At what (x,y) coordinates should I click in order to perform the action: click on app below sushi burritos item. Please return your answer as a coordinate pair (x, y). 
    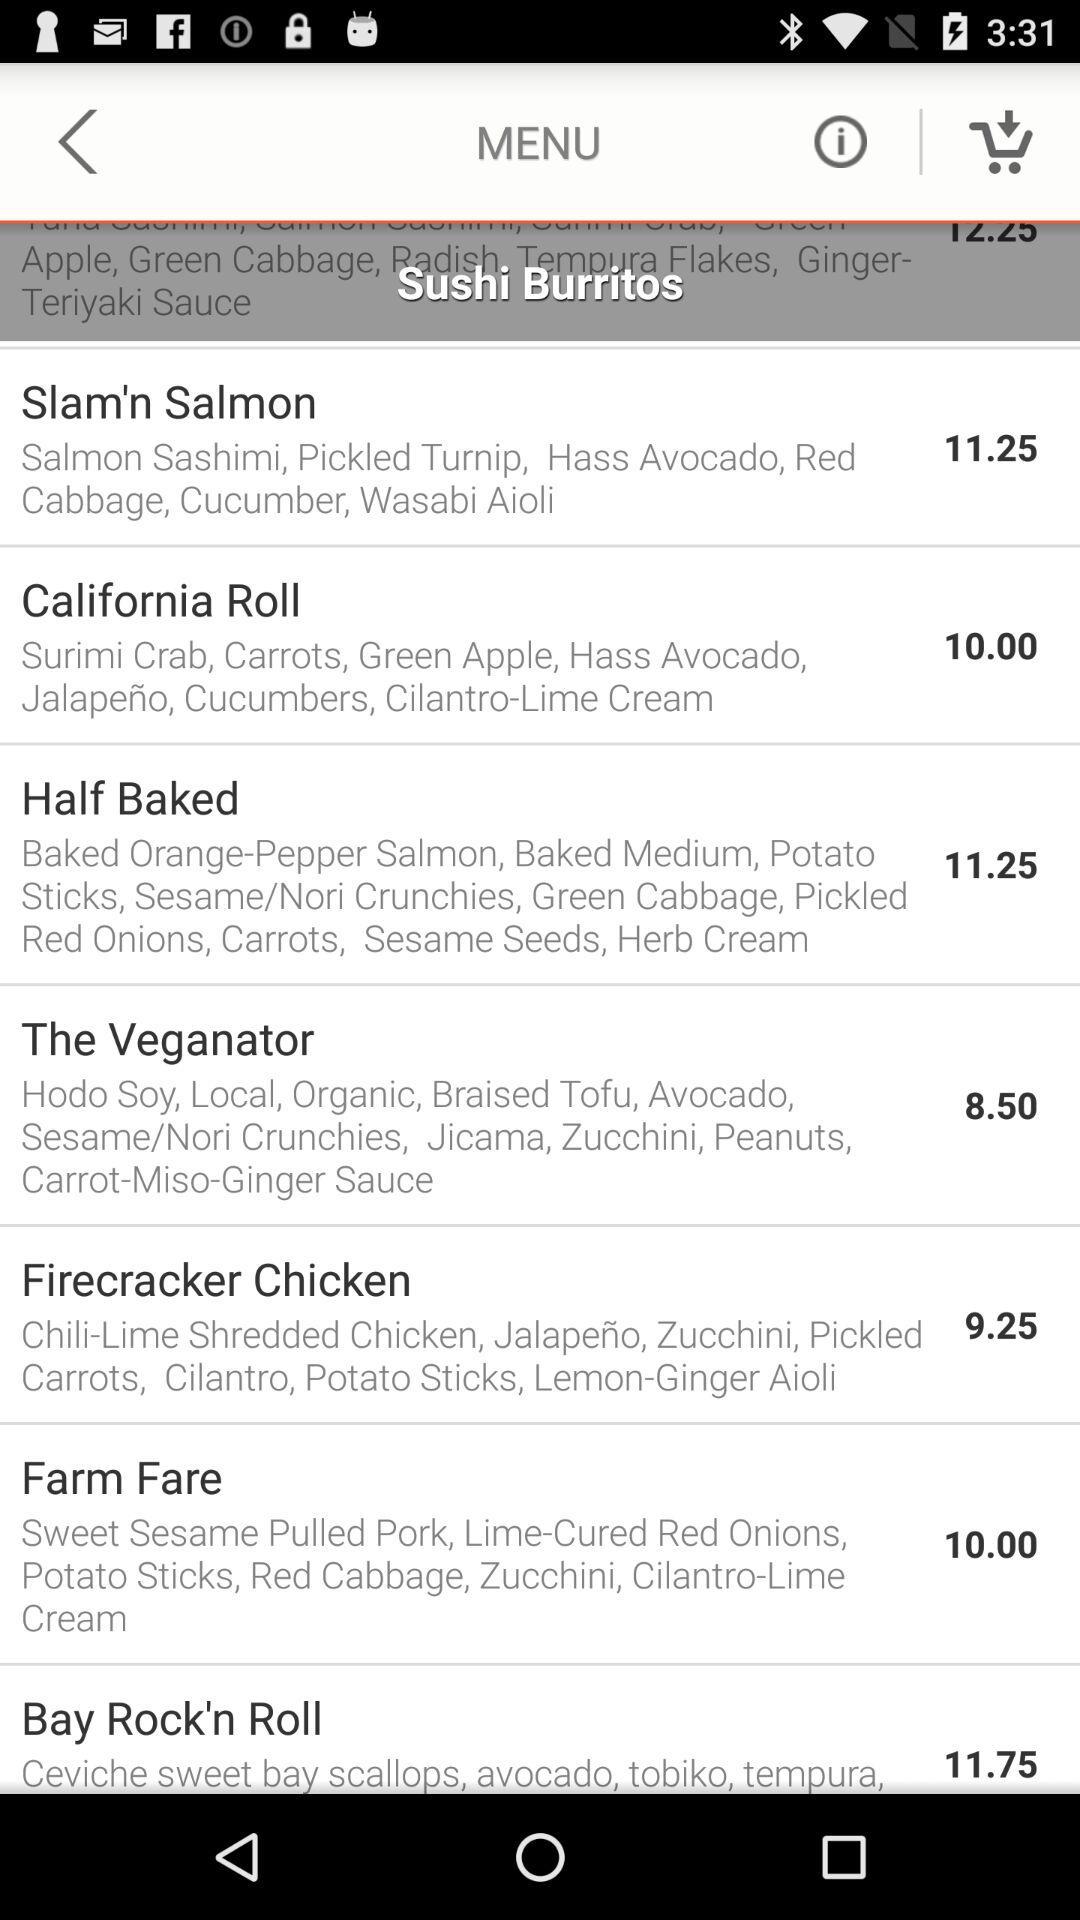
    Looking at the image, I should click on (540, 347).